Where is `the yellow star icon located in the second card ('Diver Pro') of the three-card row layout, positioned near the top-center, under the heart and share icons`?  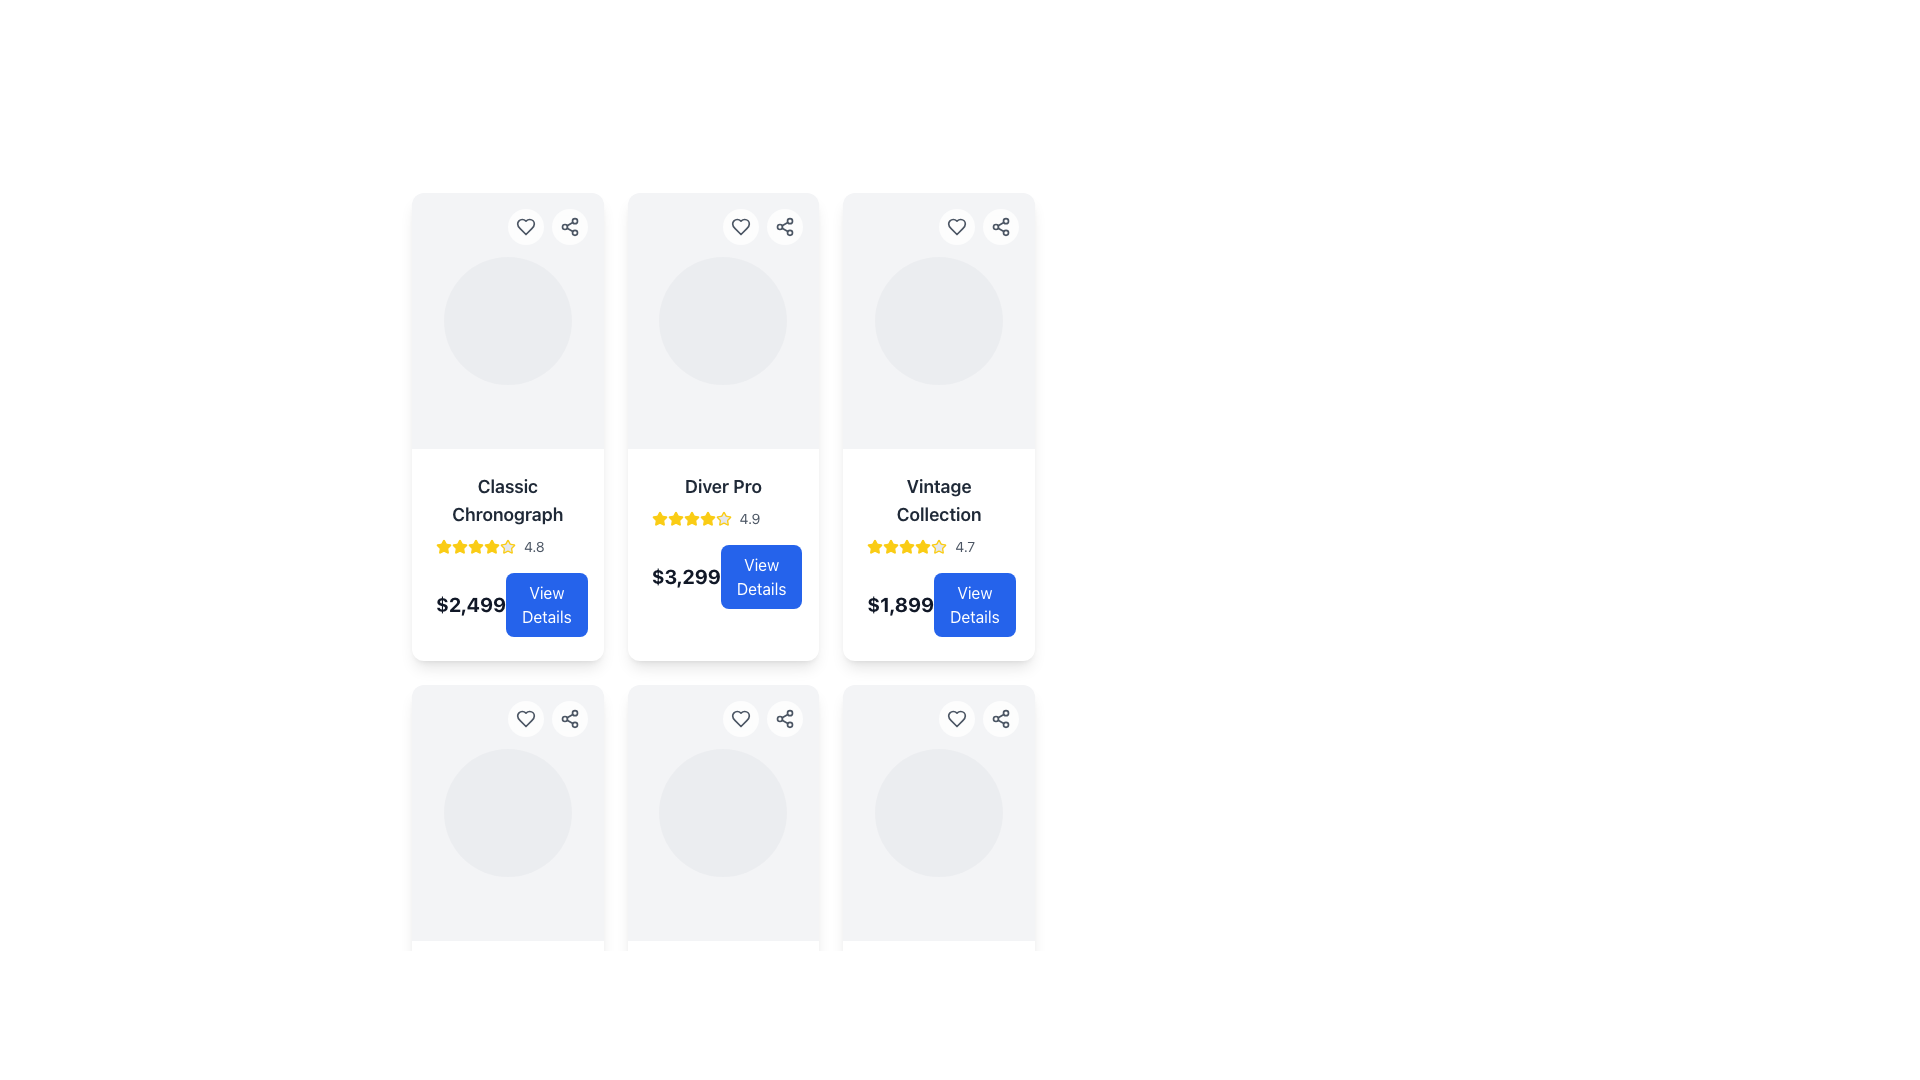 the yellow star icon located in the second card ('Diver Pro') of the three-card row layout, positioned near the top-center, under the heart and share icons is located at coordinates (659, 517).